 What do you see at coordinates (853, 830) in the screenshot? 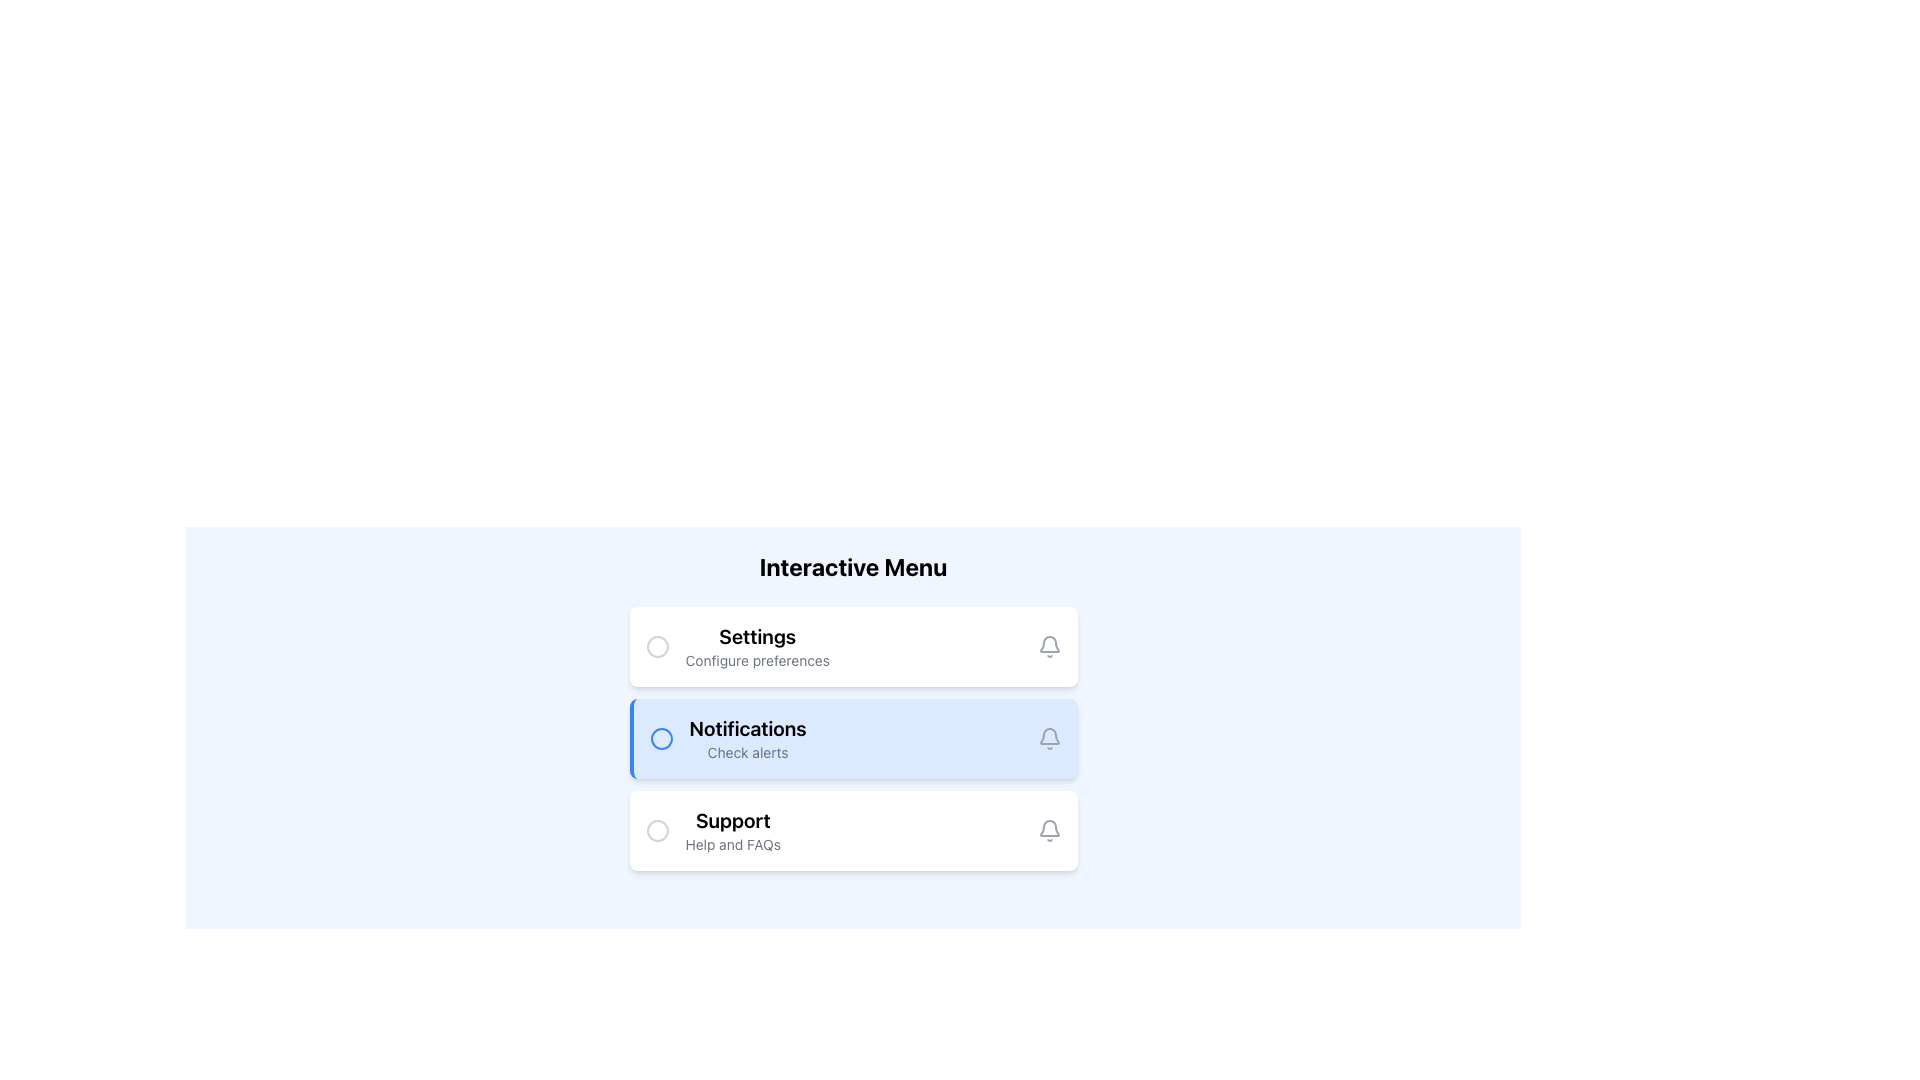
I see `the clickable support panel located centrally at the lower part of the menu` at bounding box center [853, 830].